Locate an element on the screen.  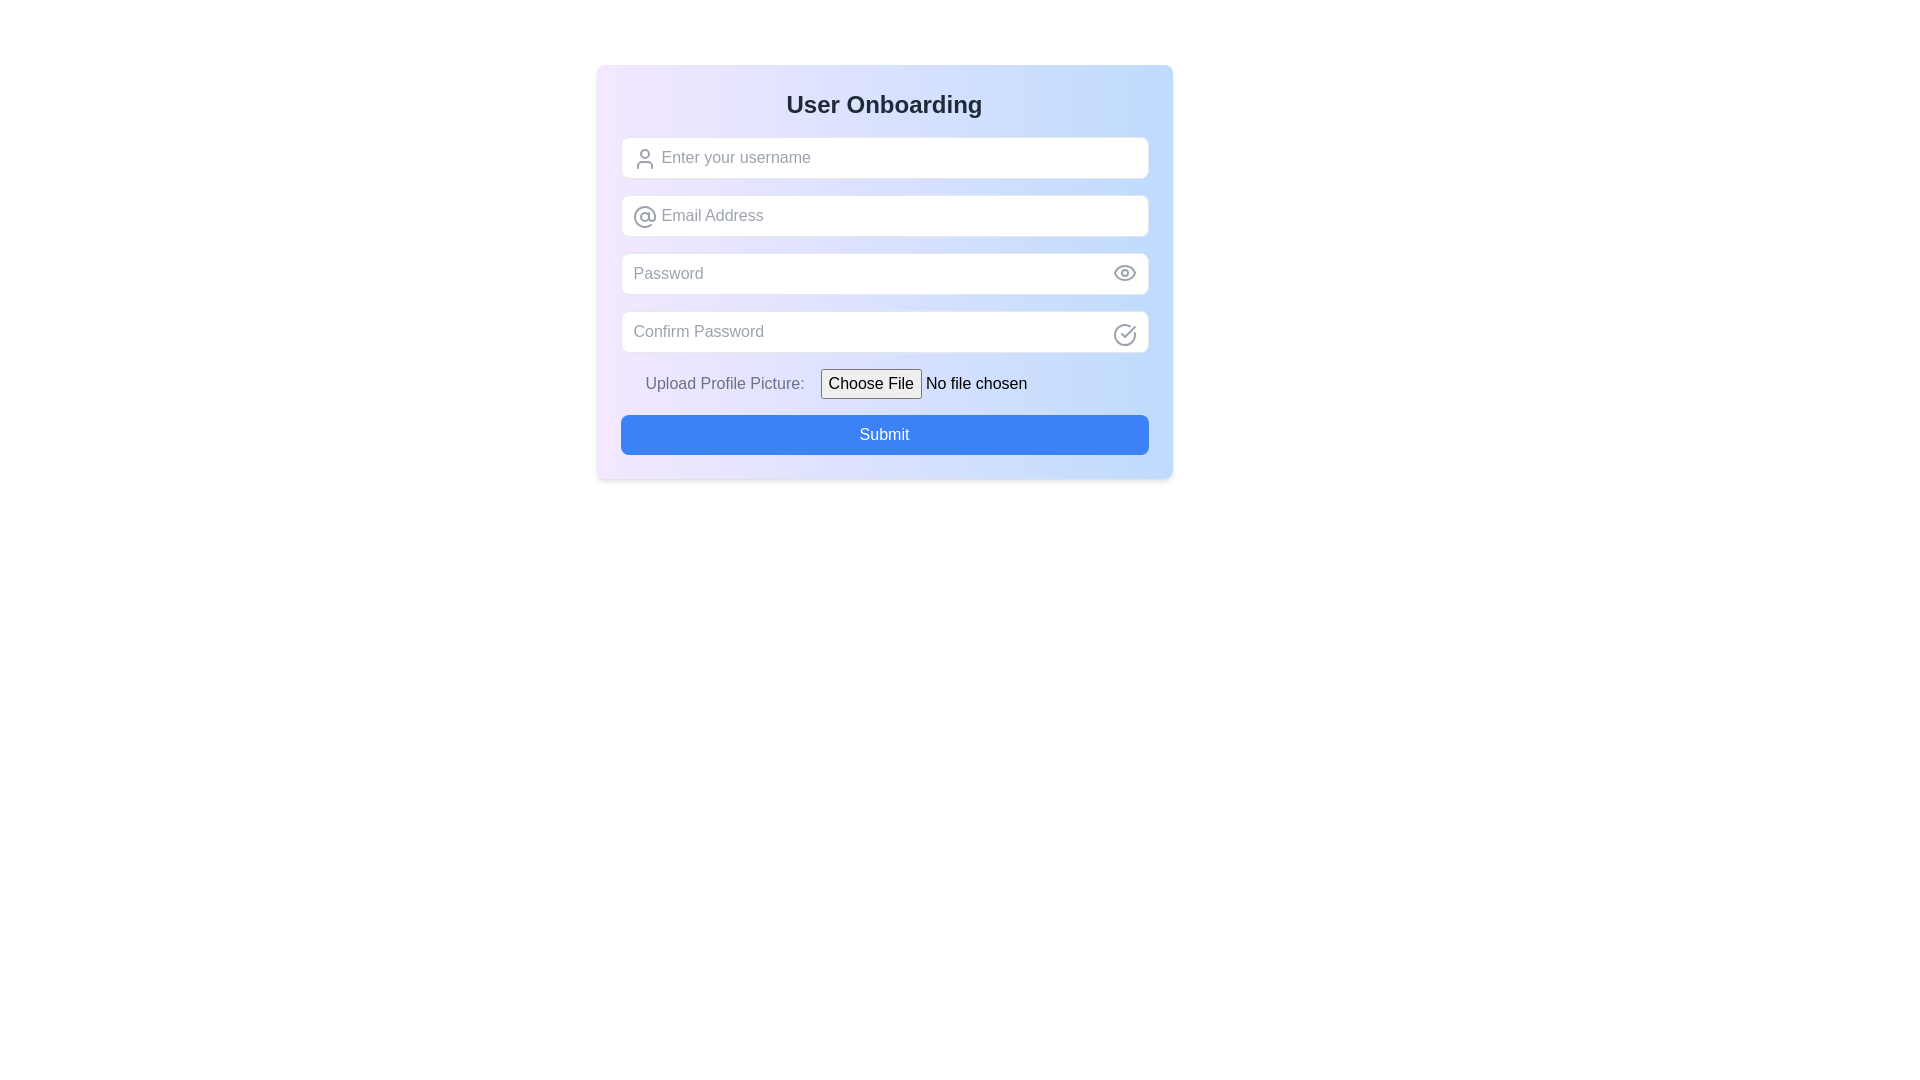
the File upload component labeled 'Upload Profile Picture:' is located at coordinates (883, 384).